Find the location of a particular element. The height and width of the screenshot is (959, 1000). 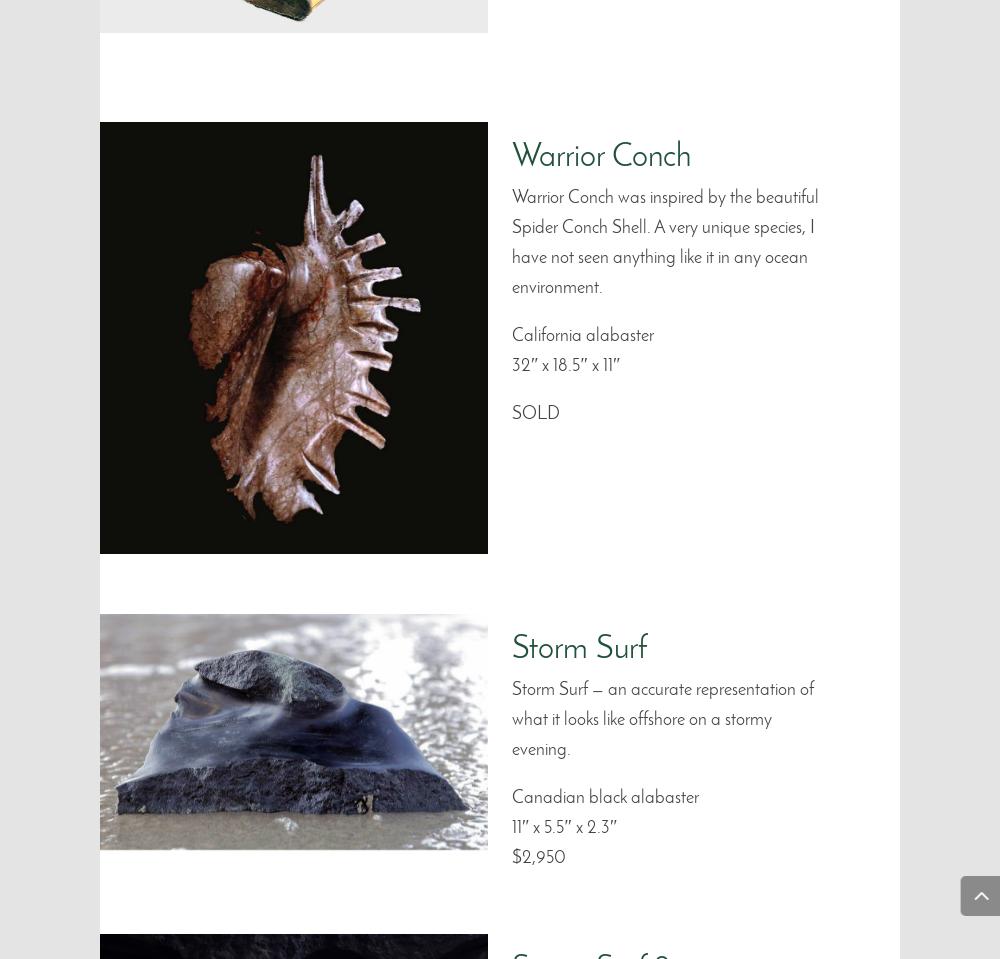

'Storm Surf' is located at coordinates (578, 650).